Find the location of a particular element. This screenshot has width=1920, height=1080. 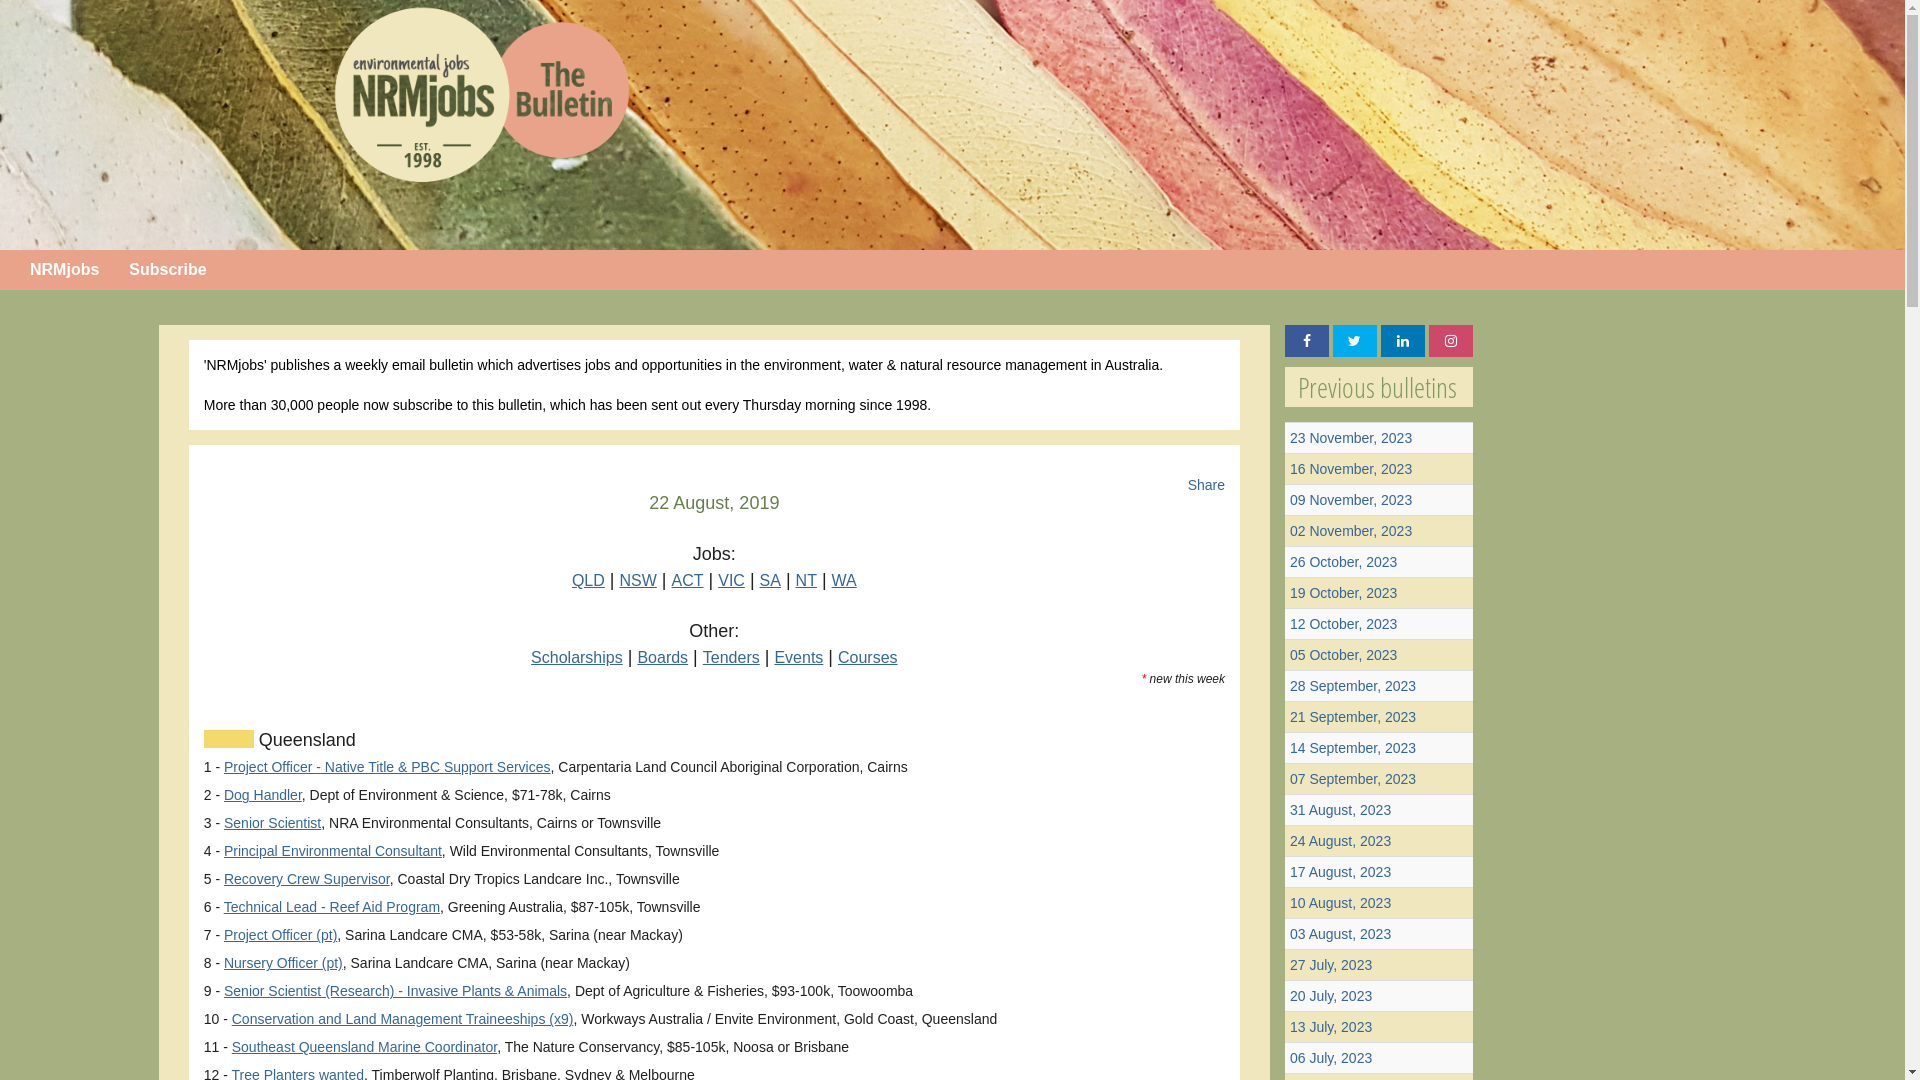

'24 August, 2023' is located at coordinates (1340, 840).